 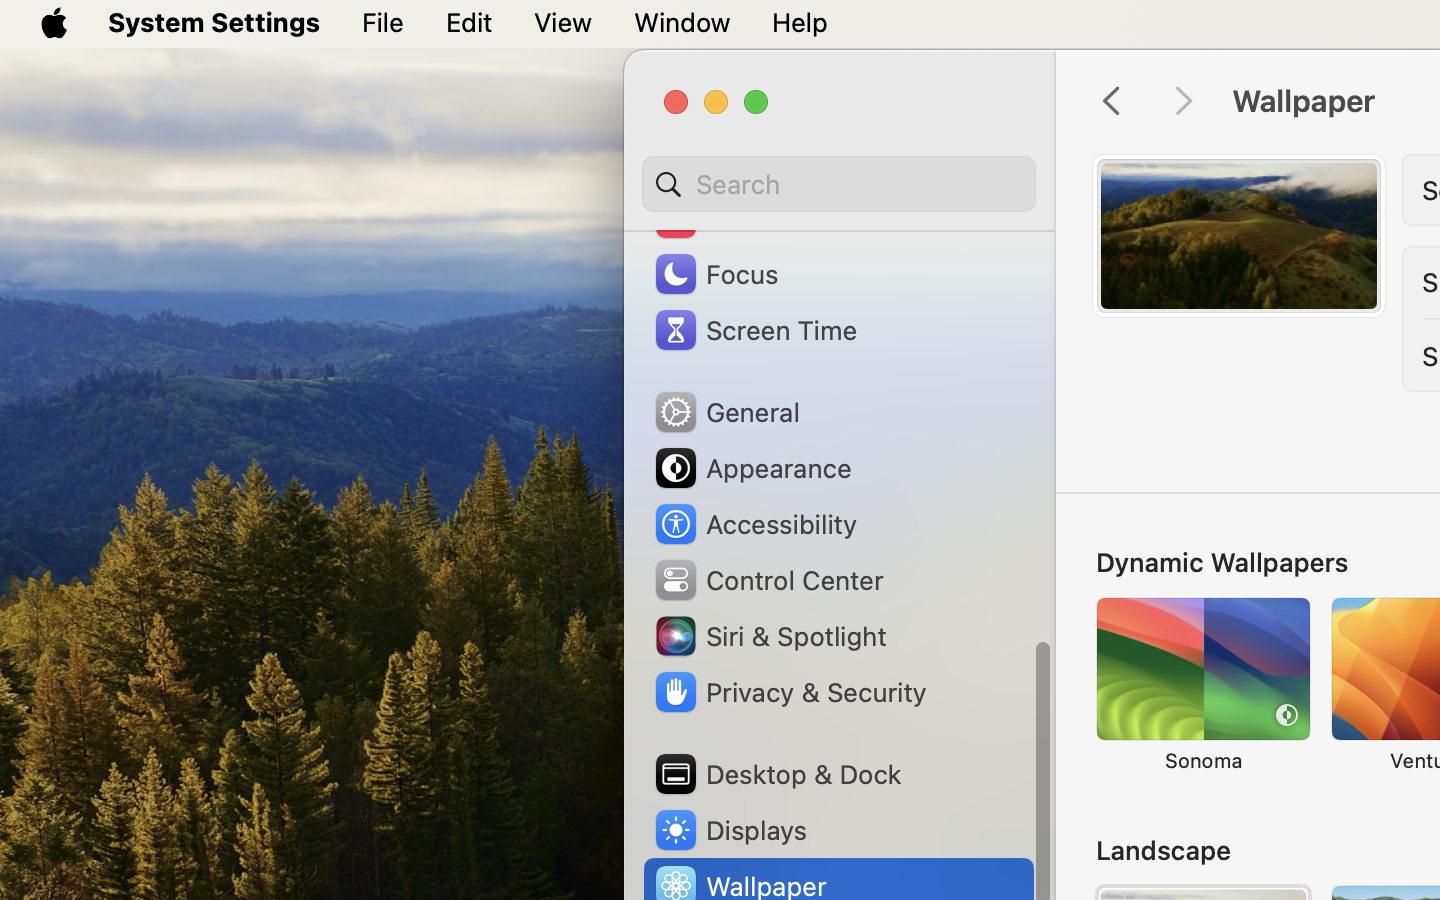 What do you see at coordinates (1220, 560) in the screenshot?
I see `'Dynamic Wallpapers'` at bounding box center [1220, 560].